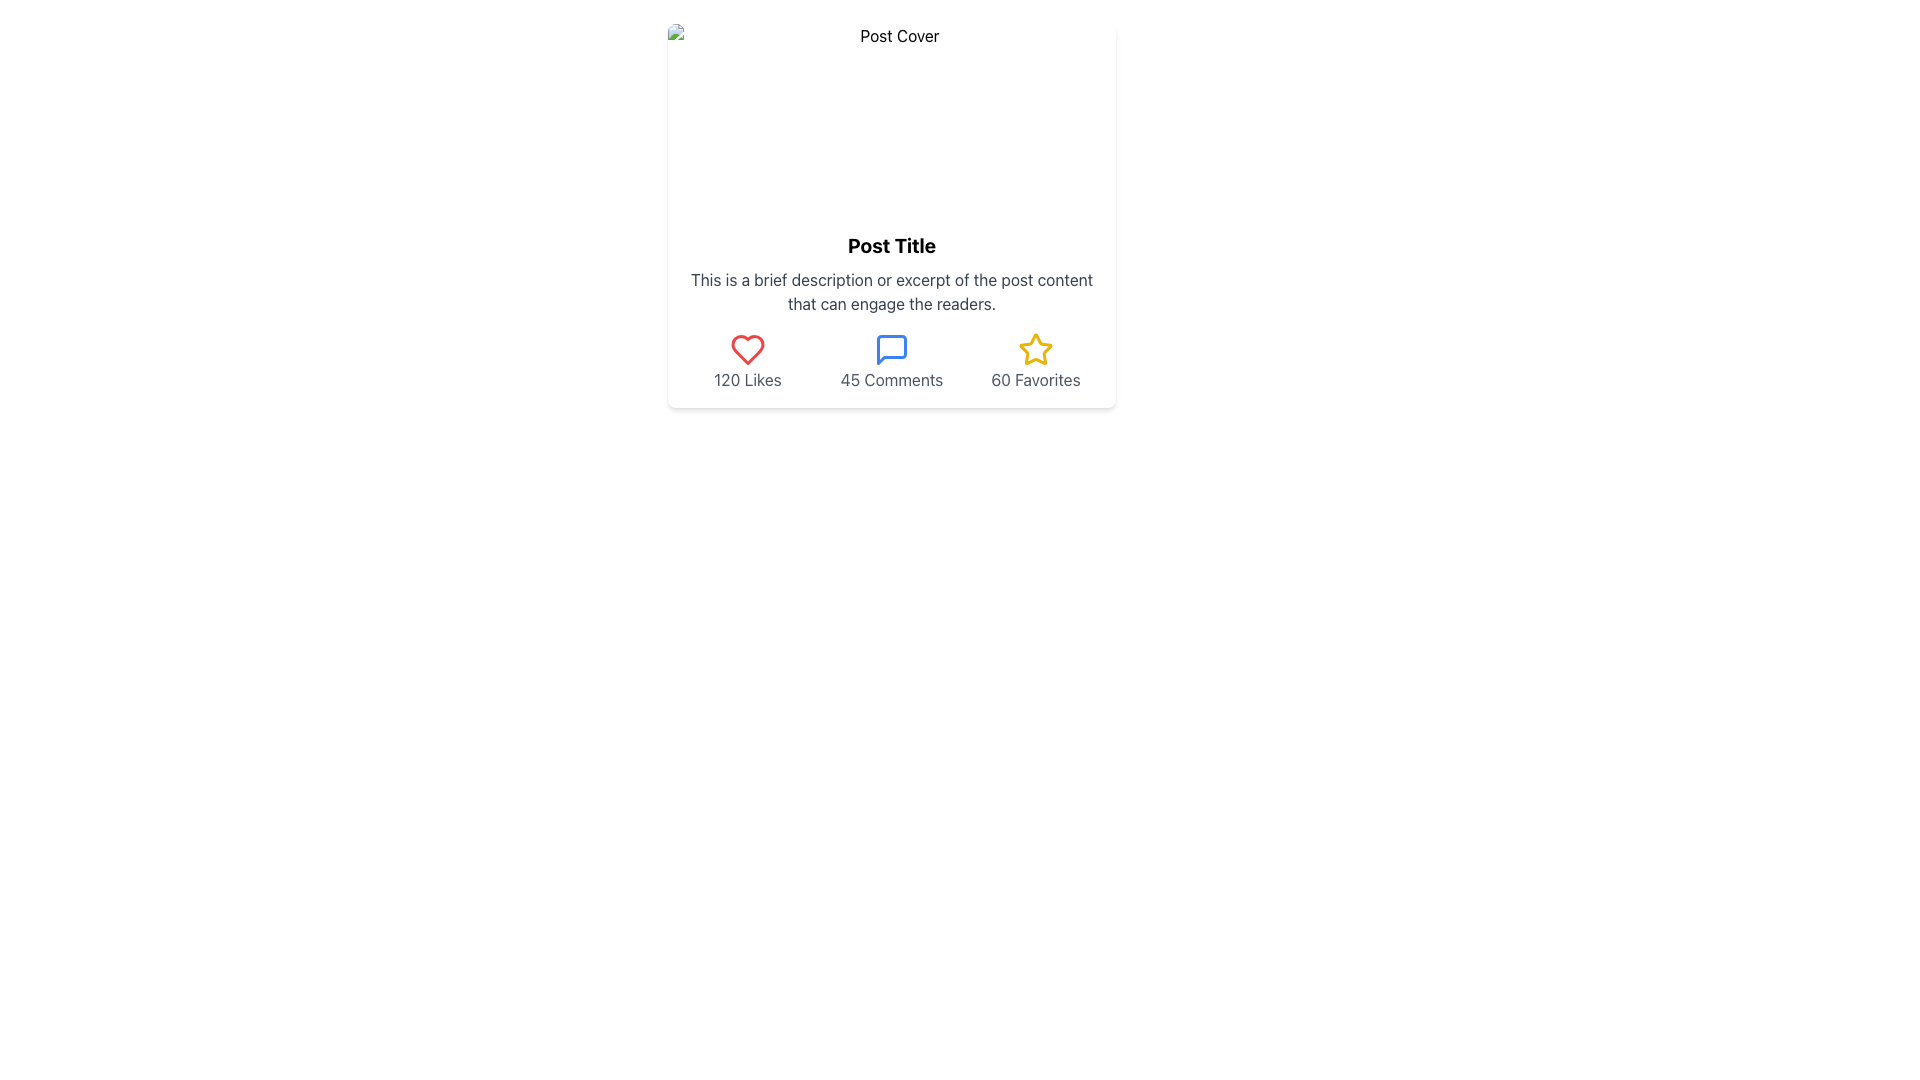 Image resolution: width=1920 pixels, height=1080 pixels. I want to click on the yellow star icon in the interactive group labeled '60 Favorites', so click(1036, 362).